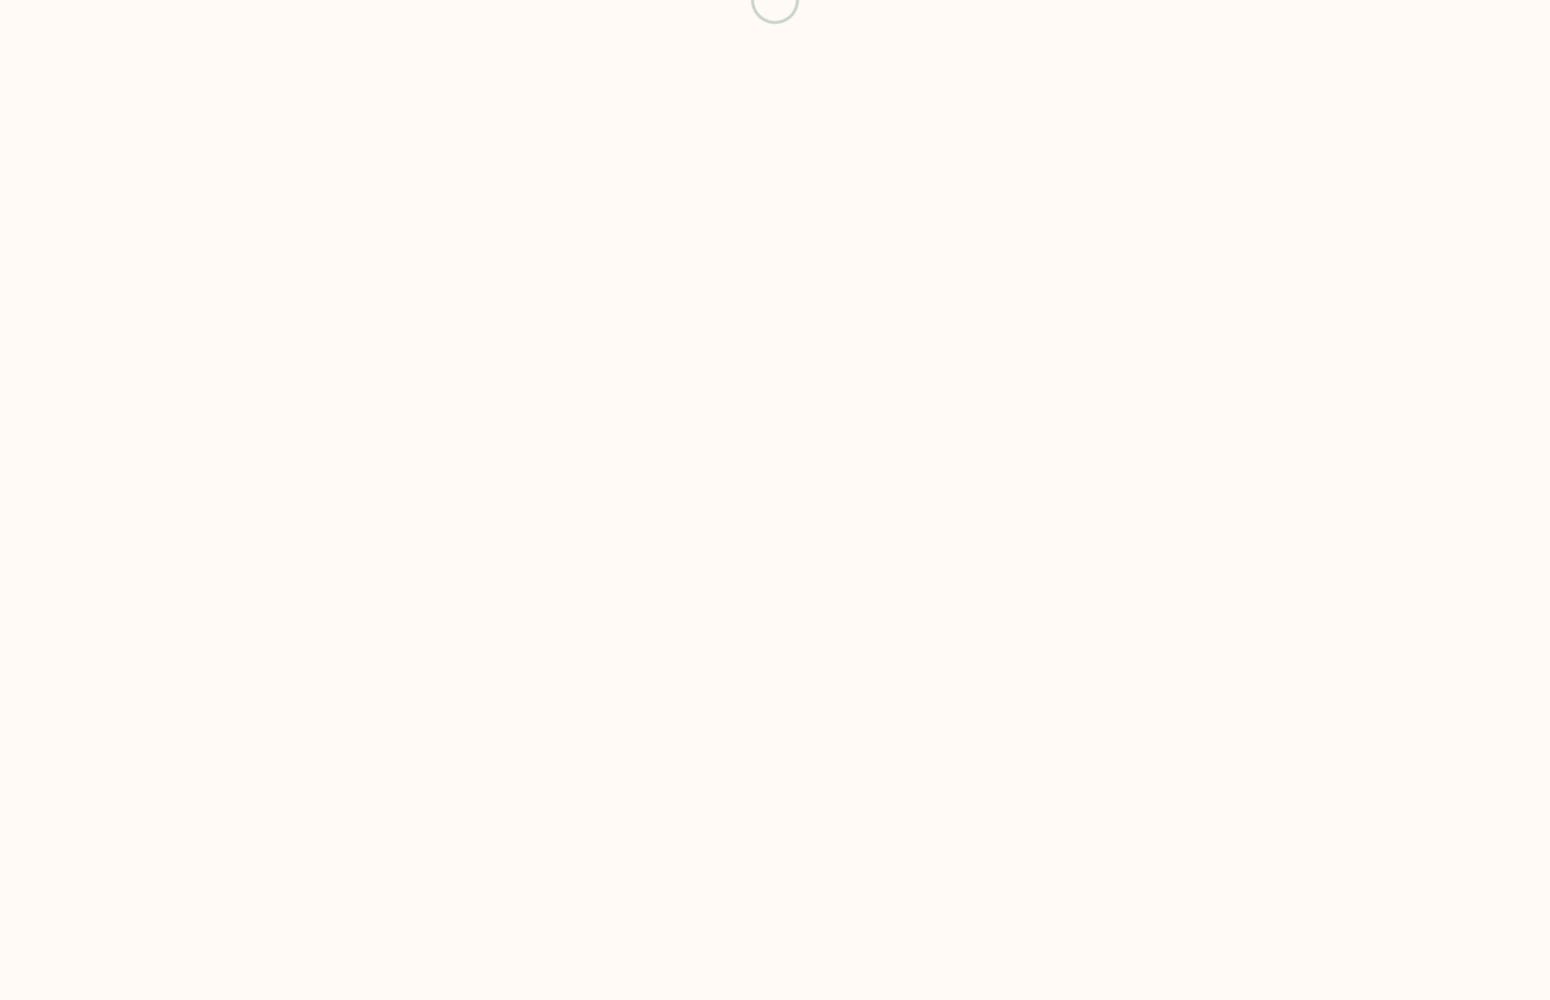 The width and height of the screenshot is (1550, 1000). I want to click on 'Hours', so click(569, 40).